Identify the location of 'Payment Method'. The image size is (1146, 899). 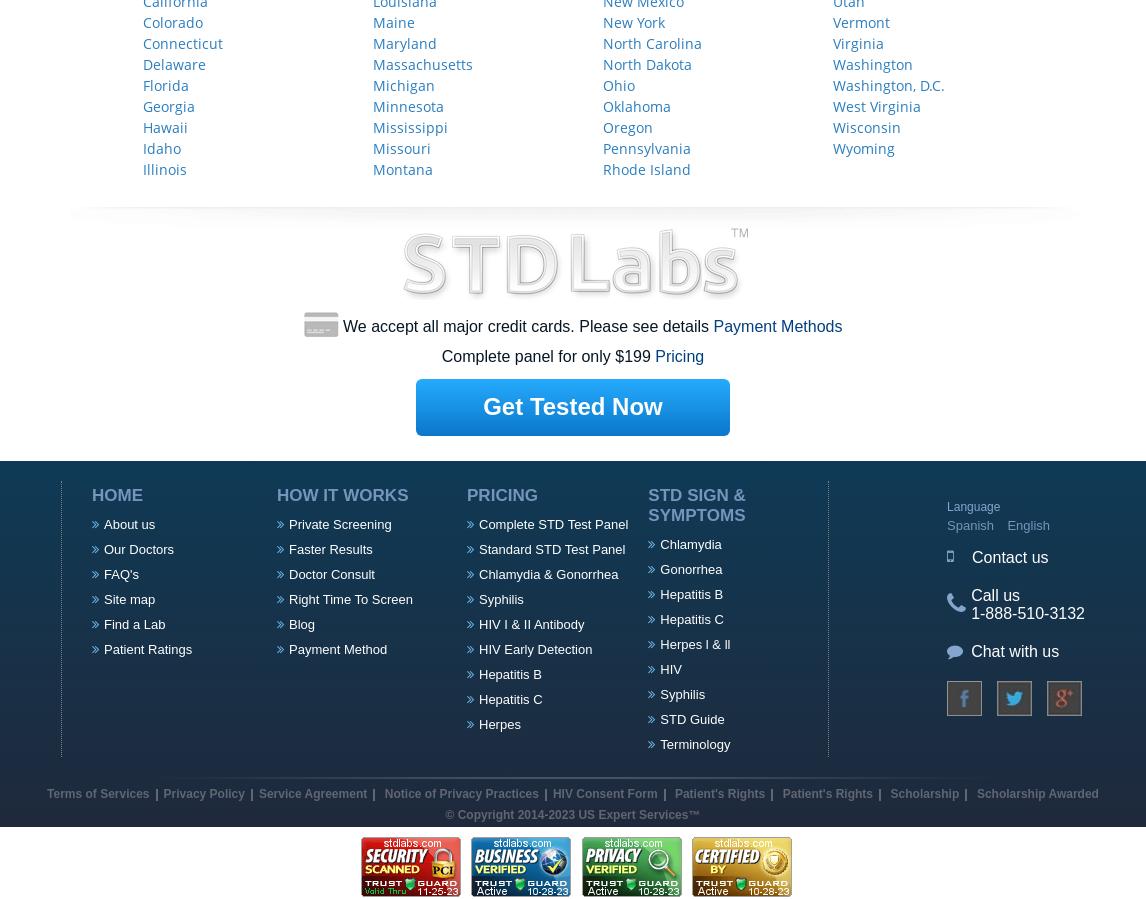
(336, 647).